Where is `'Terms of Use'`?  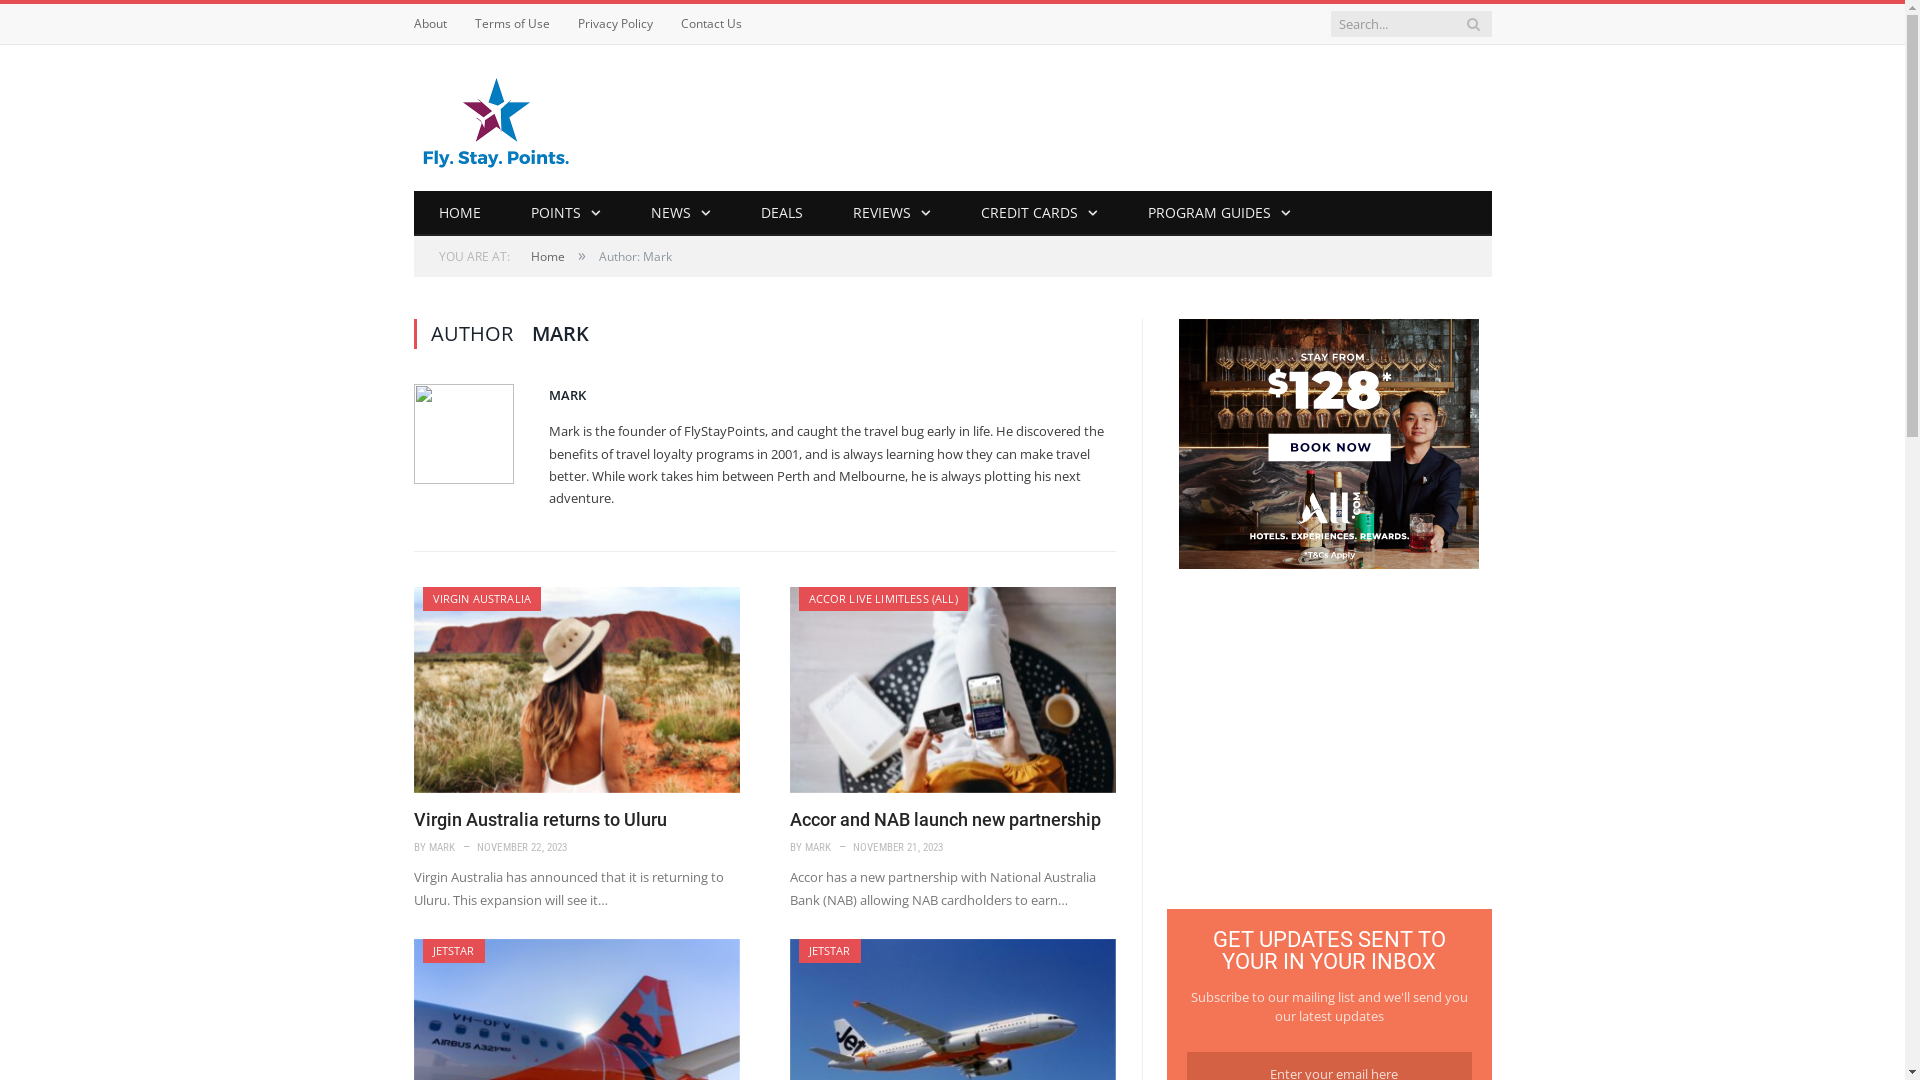
'Terms of Use' is located at coordinates (511, 23).